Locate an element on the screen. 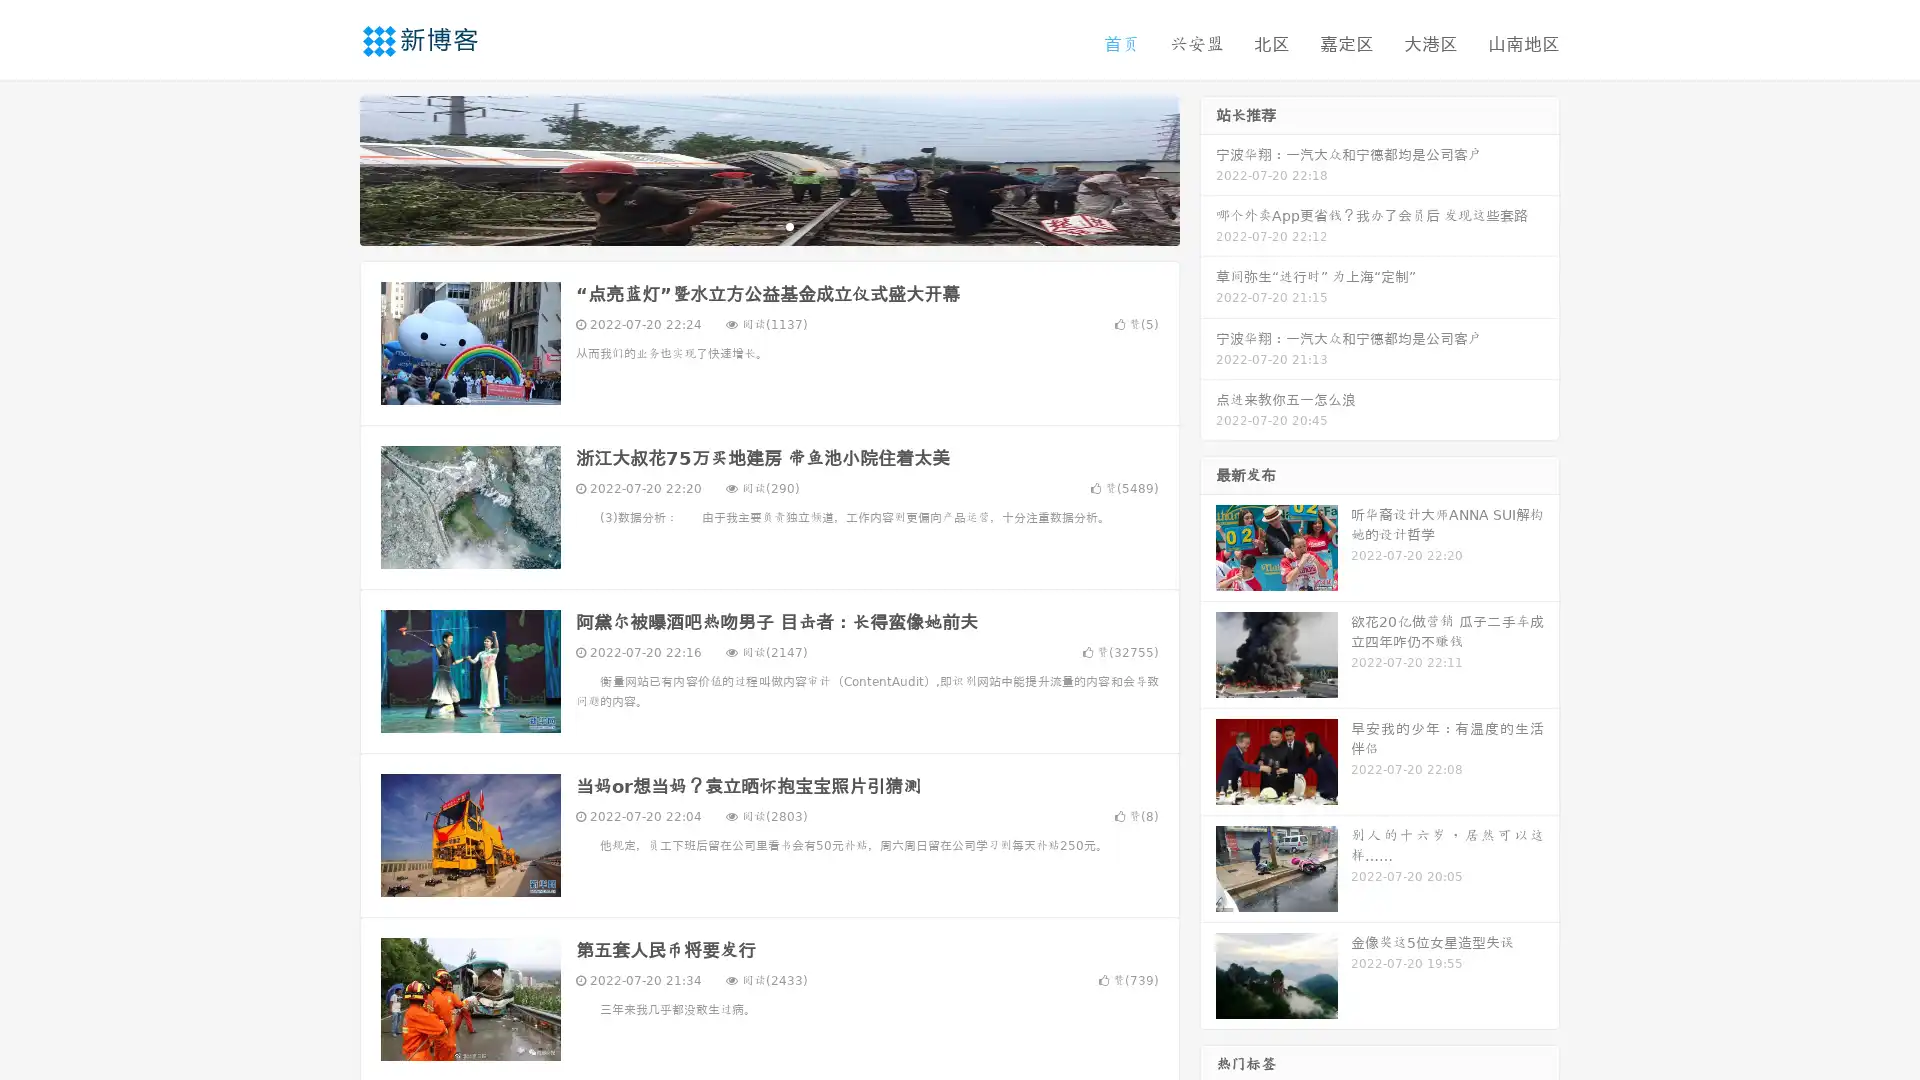  Go to slide 1 is located at coordinates (748, 225).